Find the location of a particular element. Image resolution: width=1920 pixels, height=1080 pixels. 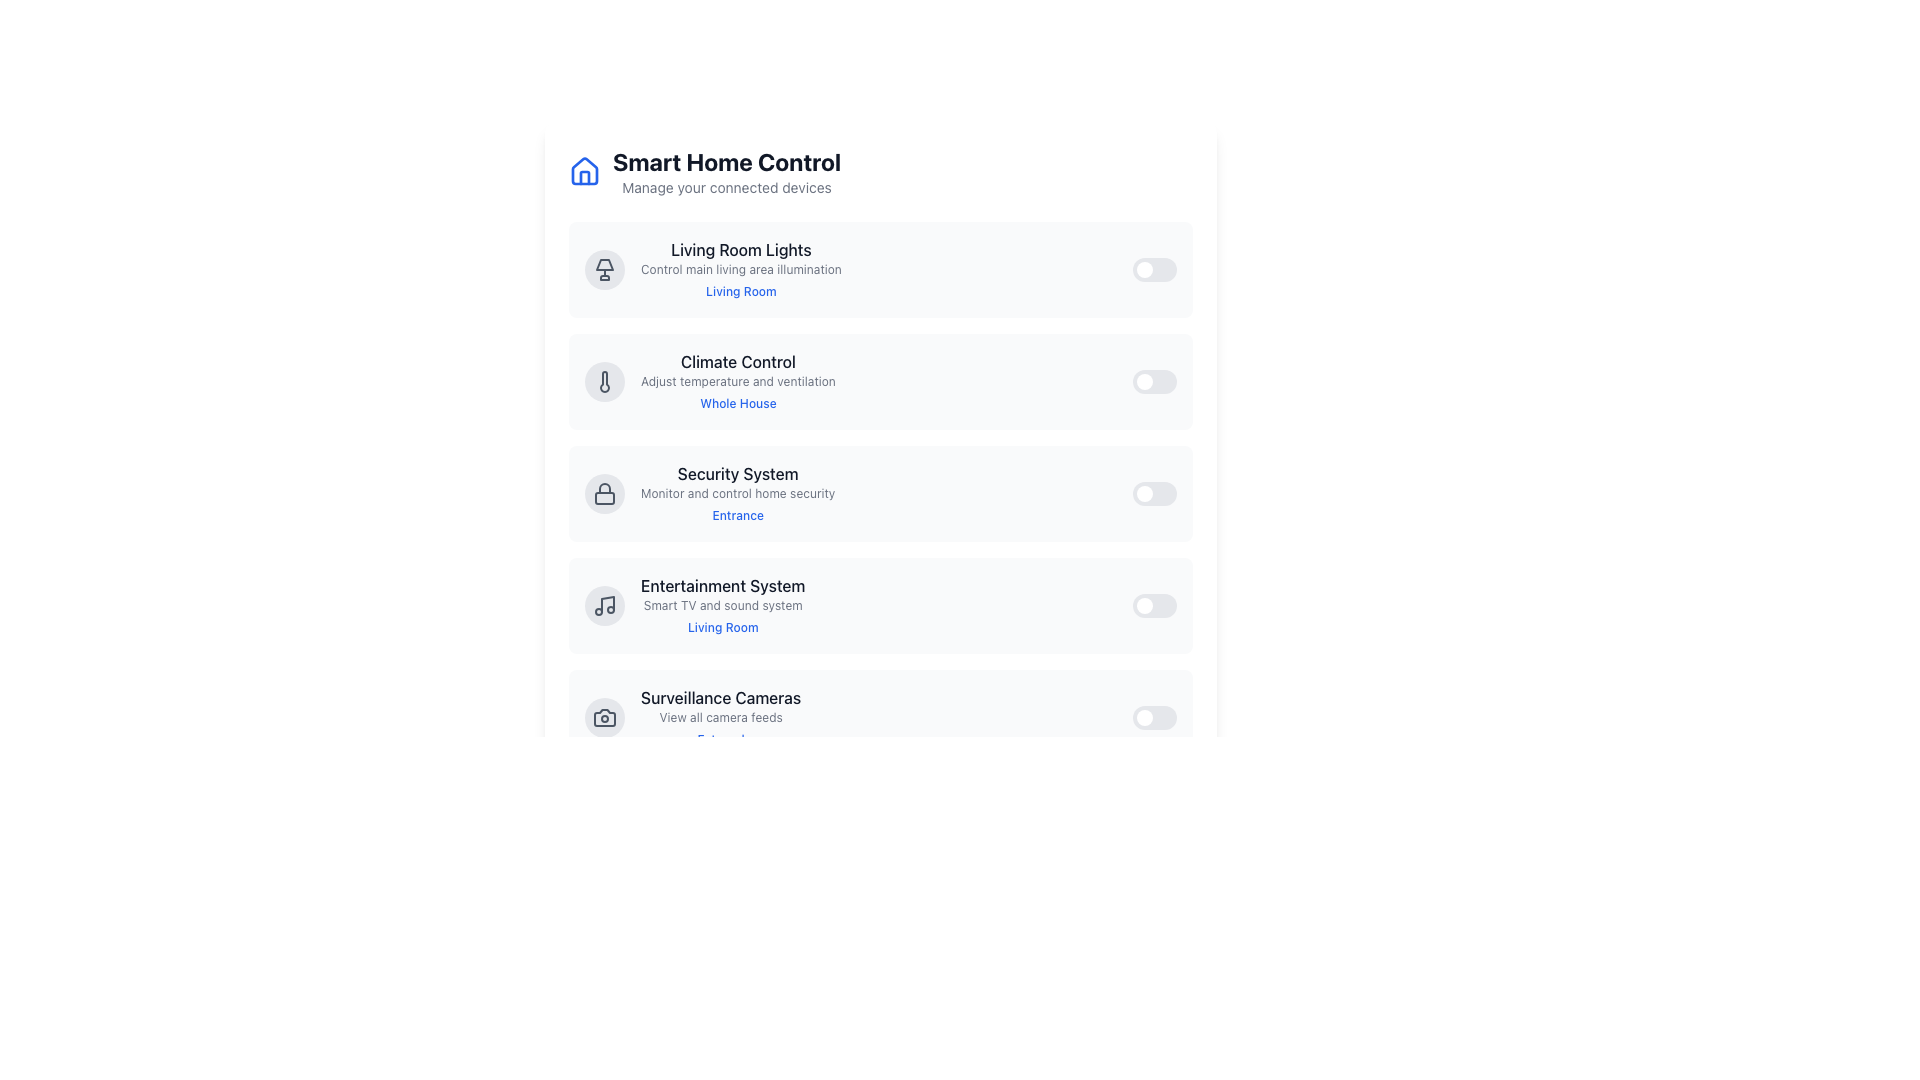

the primary title text label that describes the current section for controlling the climate settings of a smart home, positioned between the 'Living Room Lights' and 'Security System' items is located at coordinates (737, 362).